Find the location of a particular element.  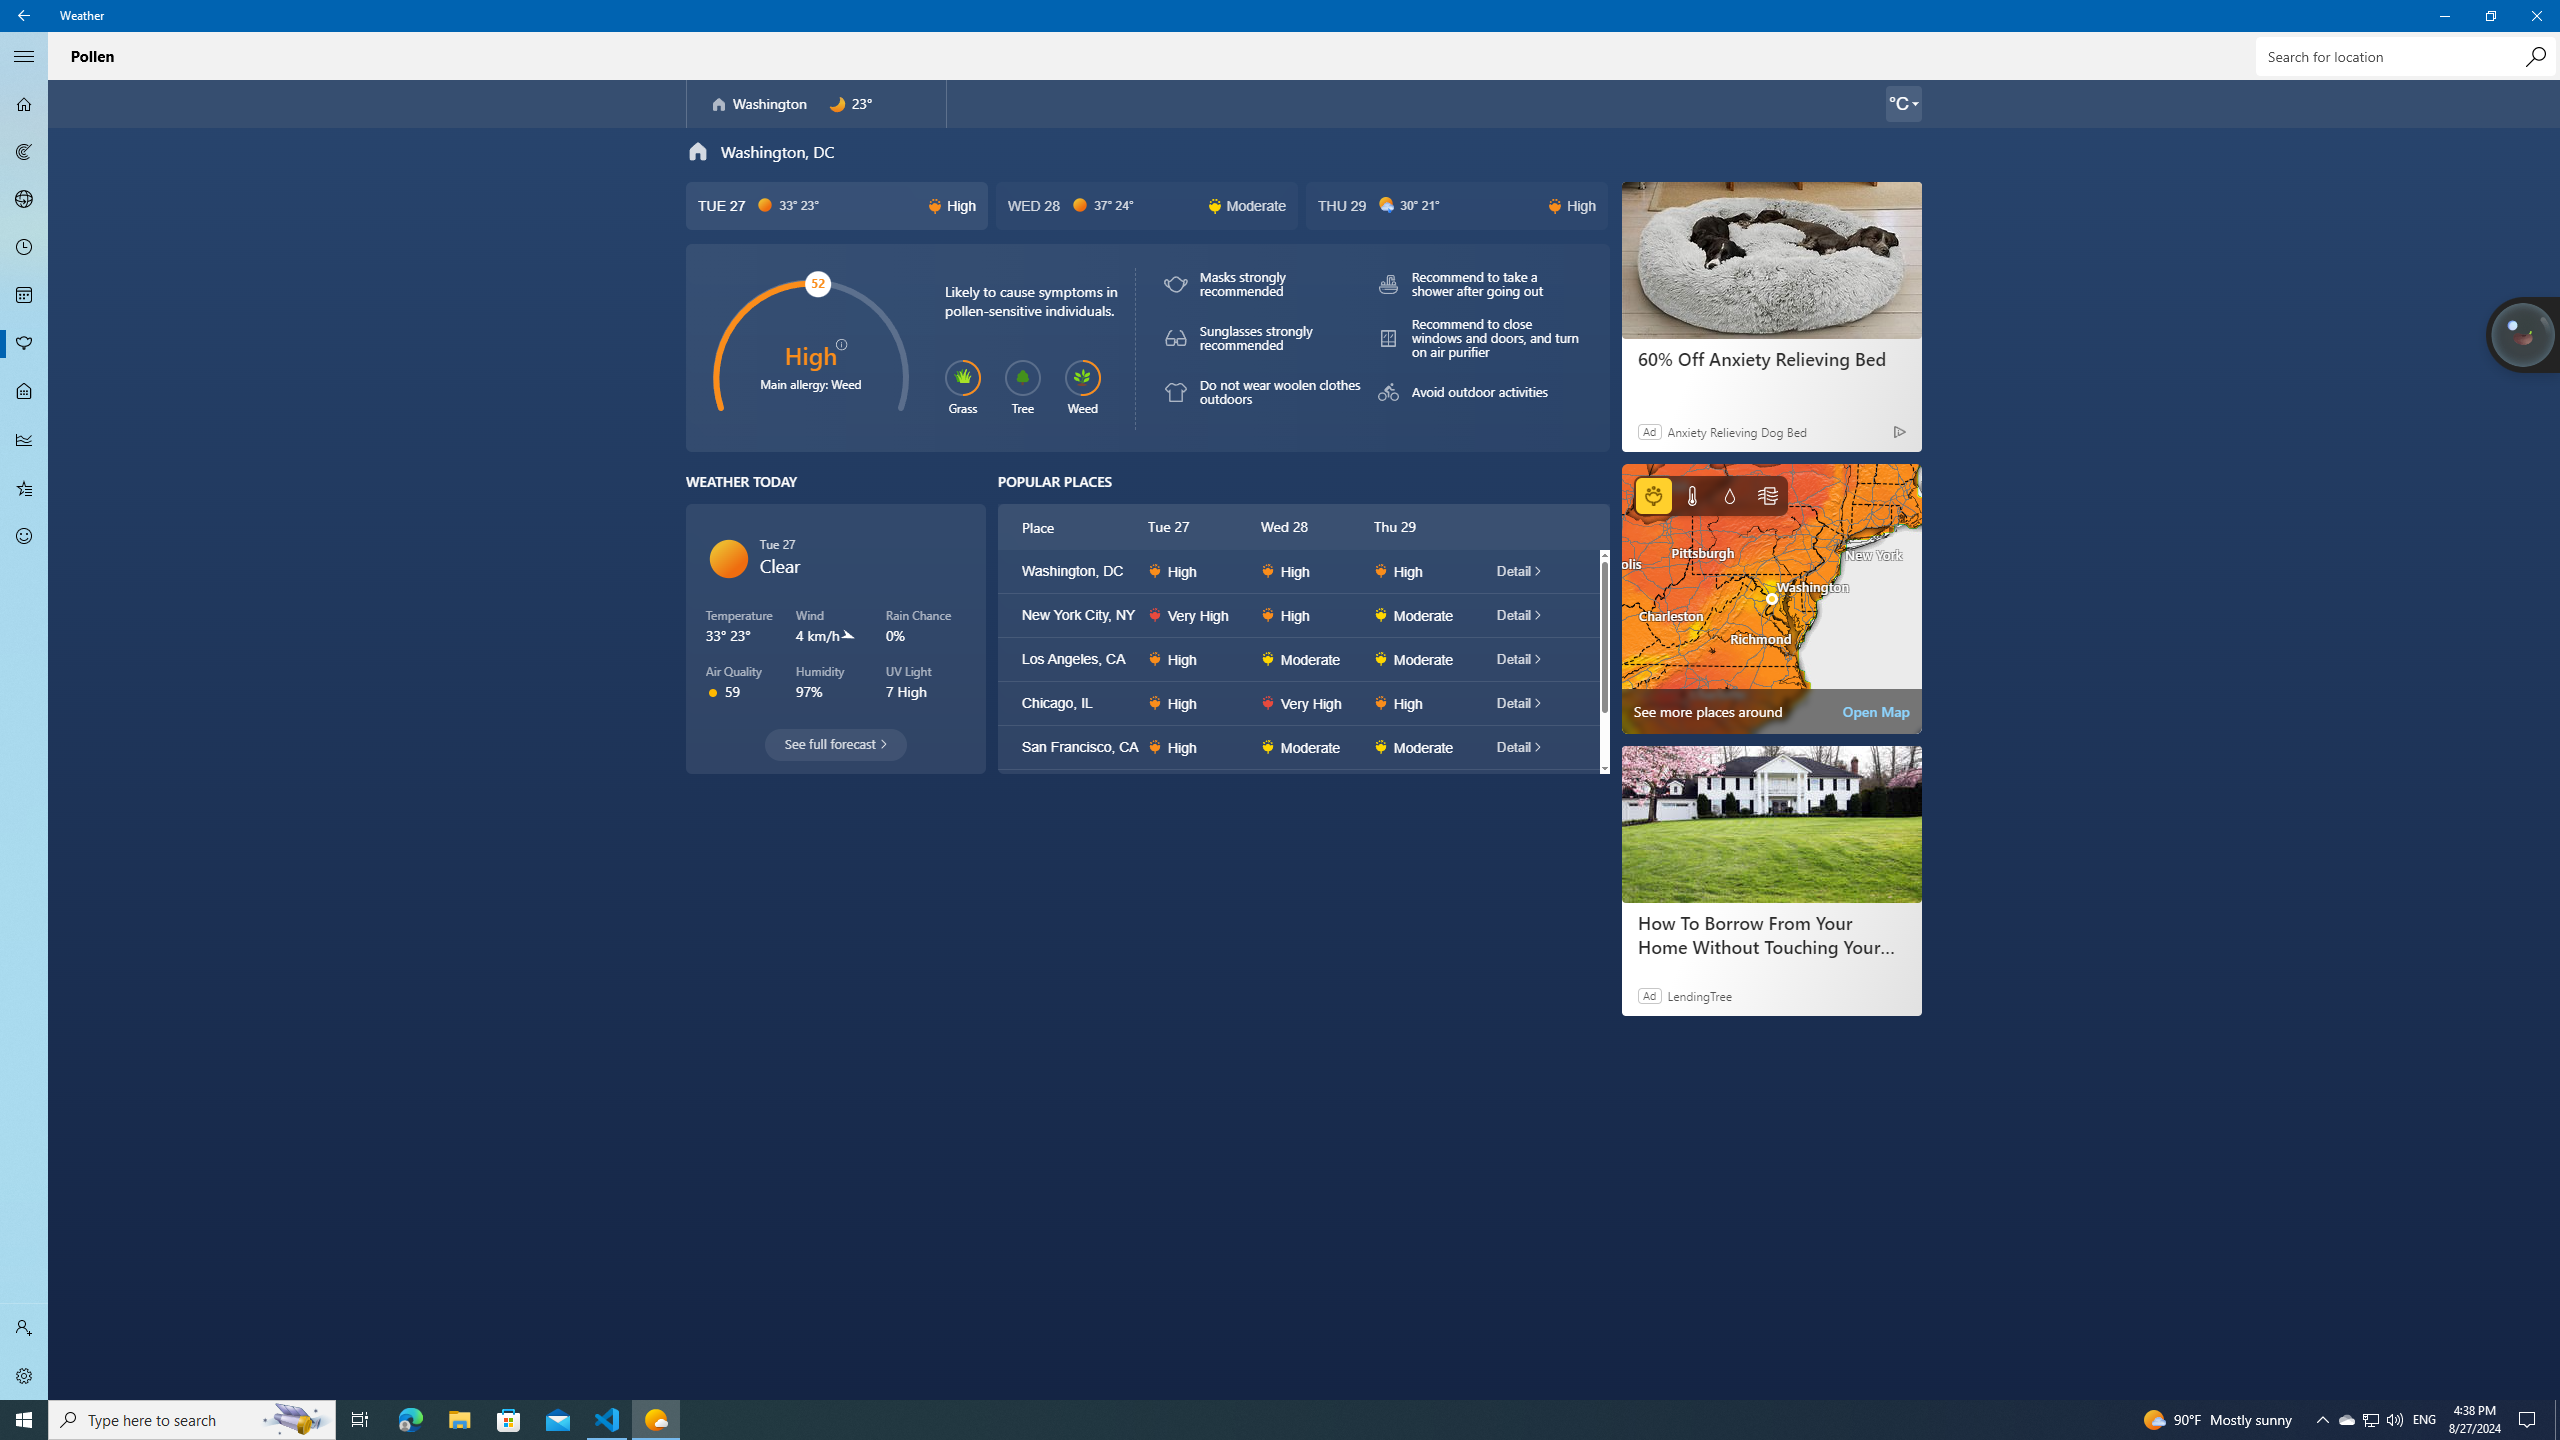

'Restore Weather' is located at coordinates (2490, 15).